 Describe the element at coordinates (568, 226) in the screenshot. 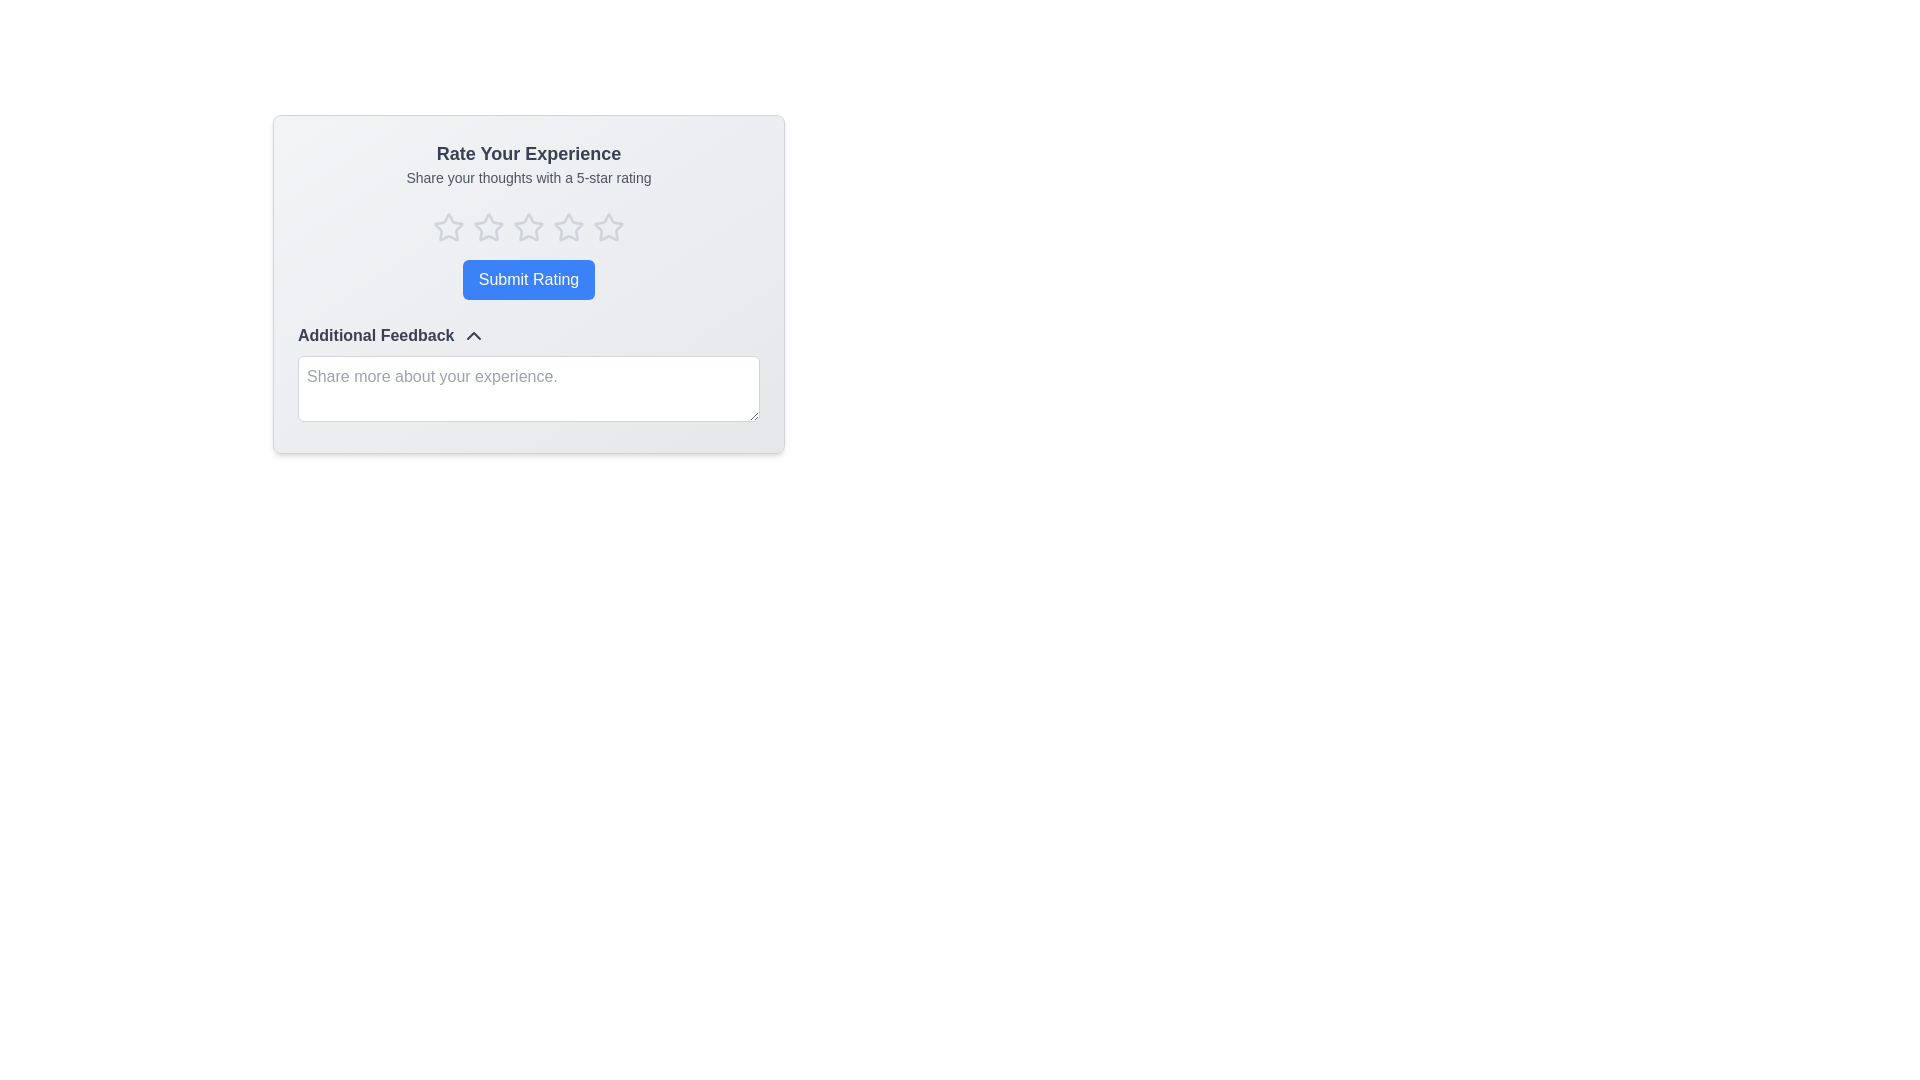

I see `the third star icon in the rating interface` at that location.